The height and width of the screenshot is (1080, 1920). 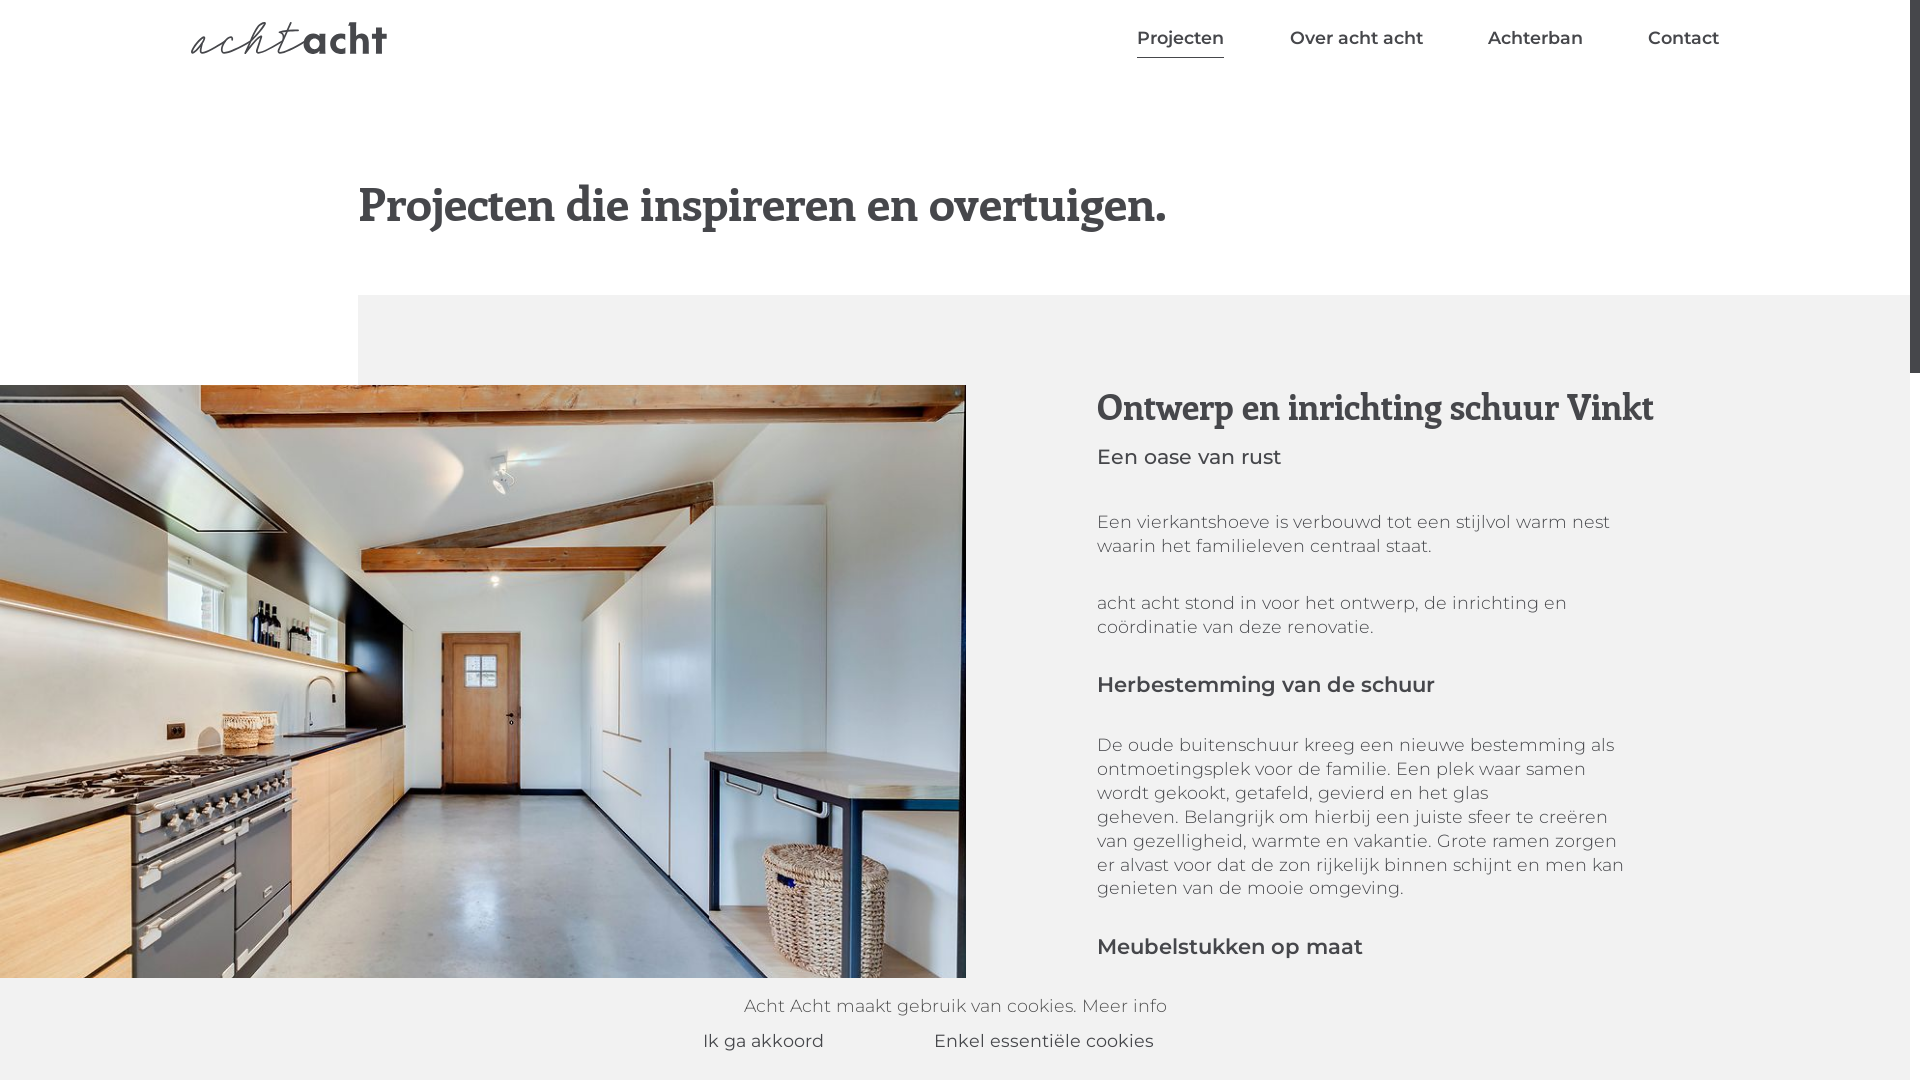 I want to click on 'Contact', so click(x=1682, y=38).